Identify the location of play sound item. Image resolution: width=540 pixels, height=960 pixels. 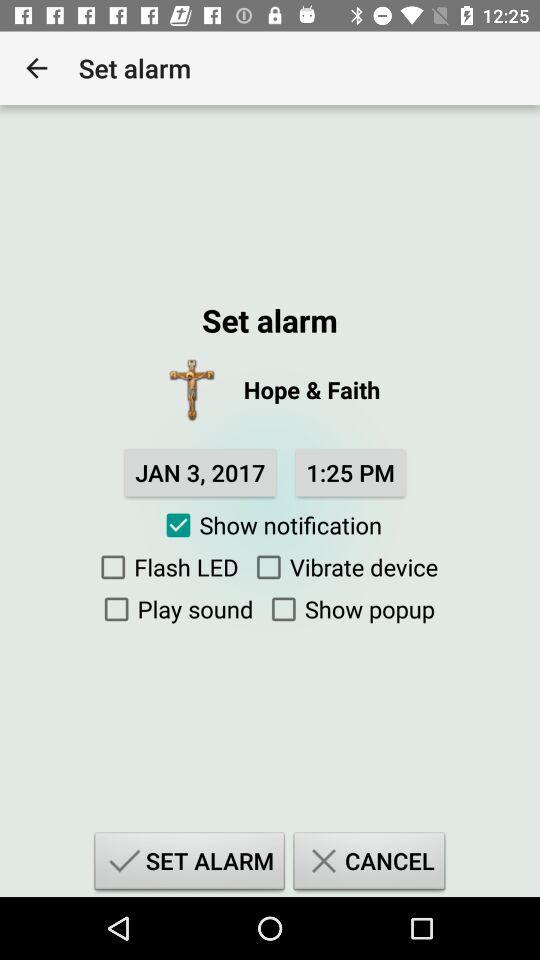
(174, 608).